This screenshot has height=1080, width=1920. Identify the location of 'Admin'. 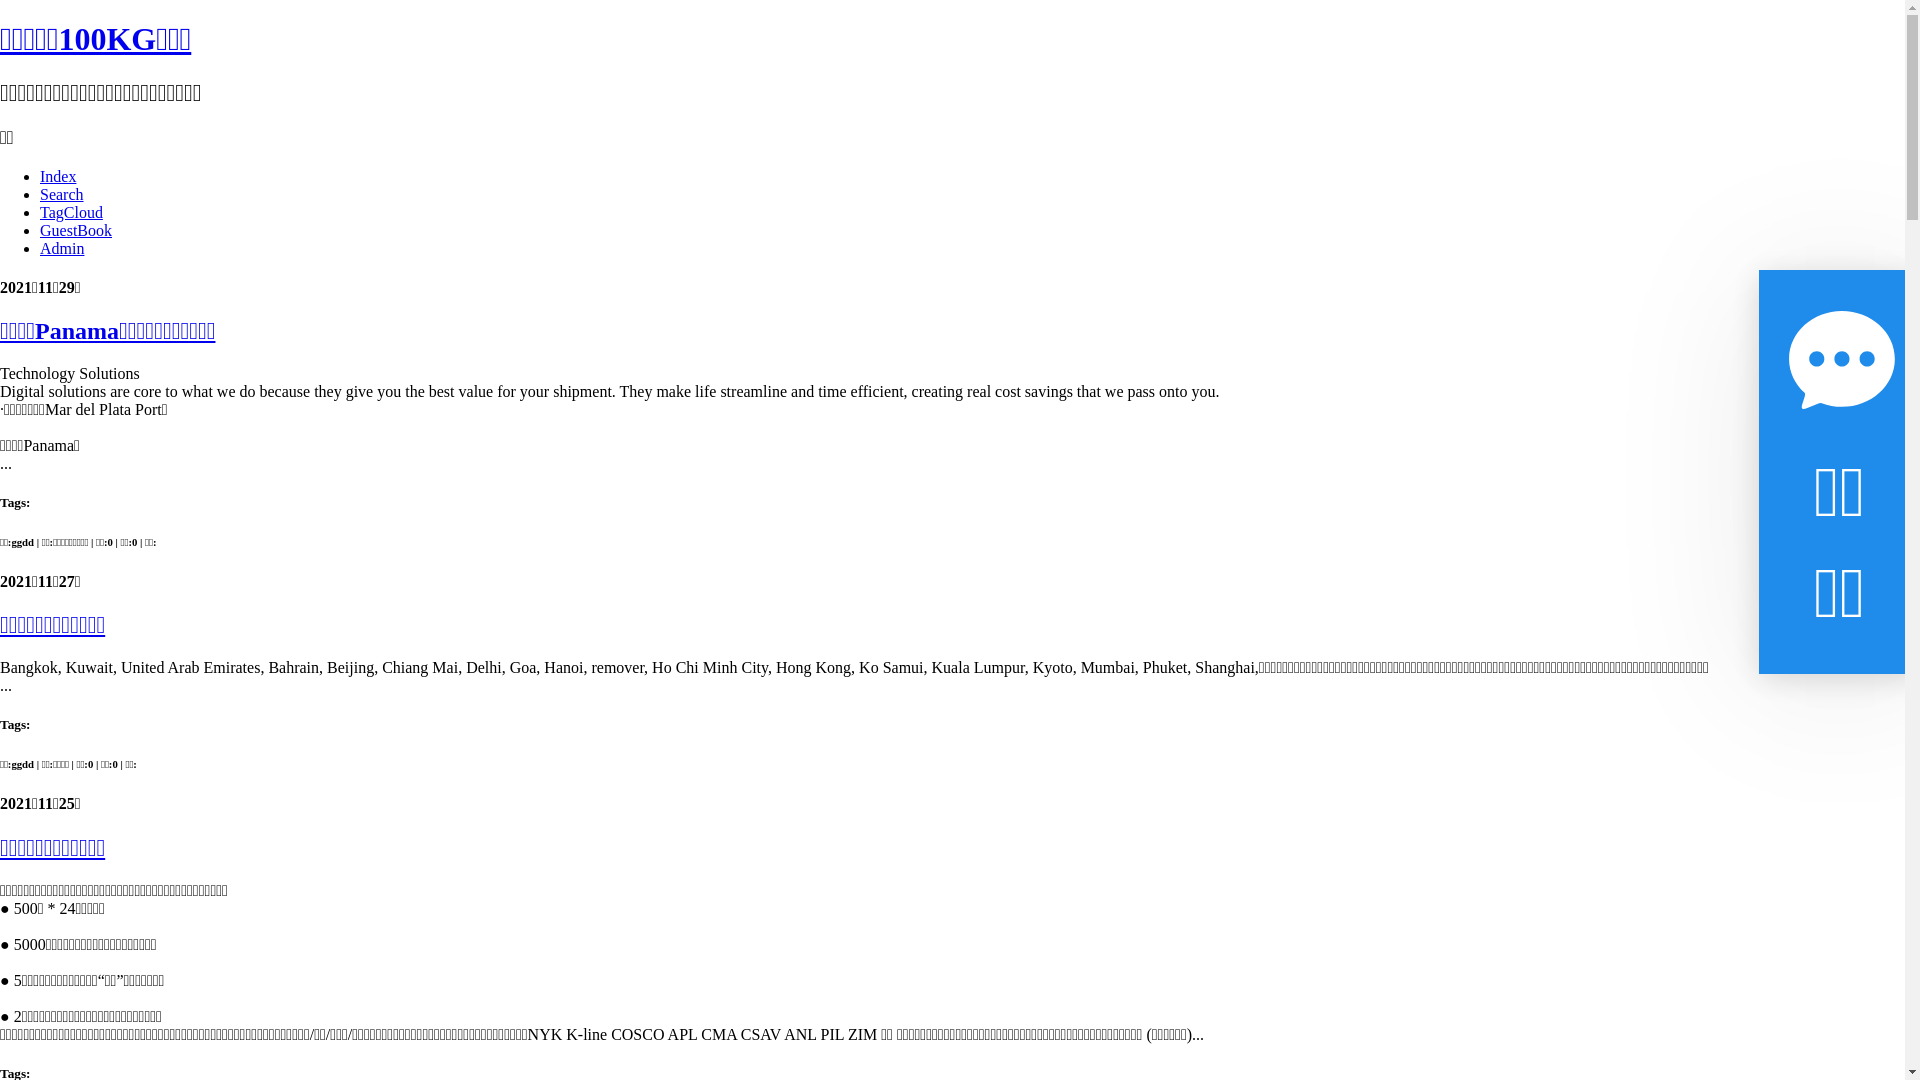
(62, 247).